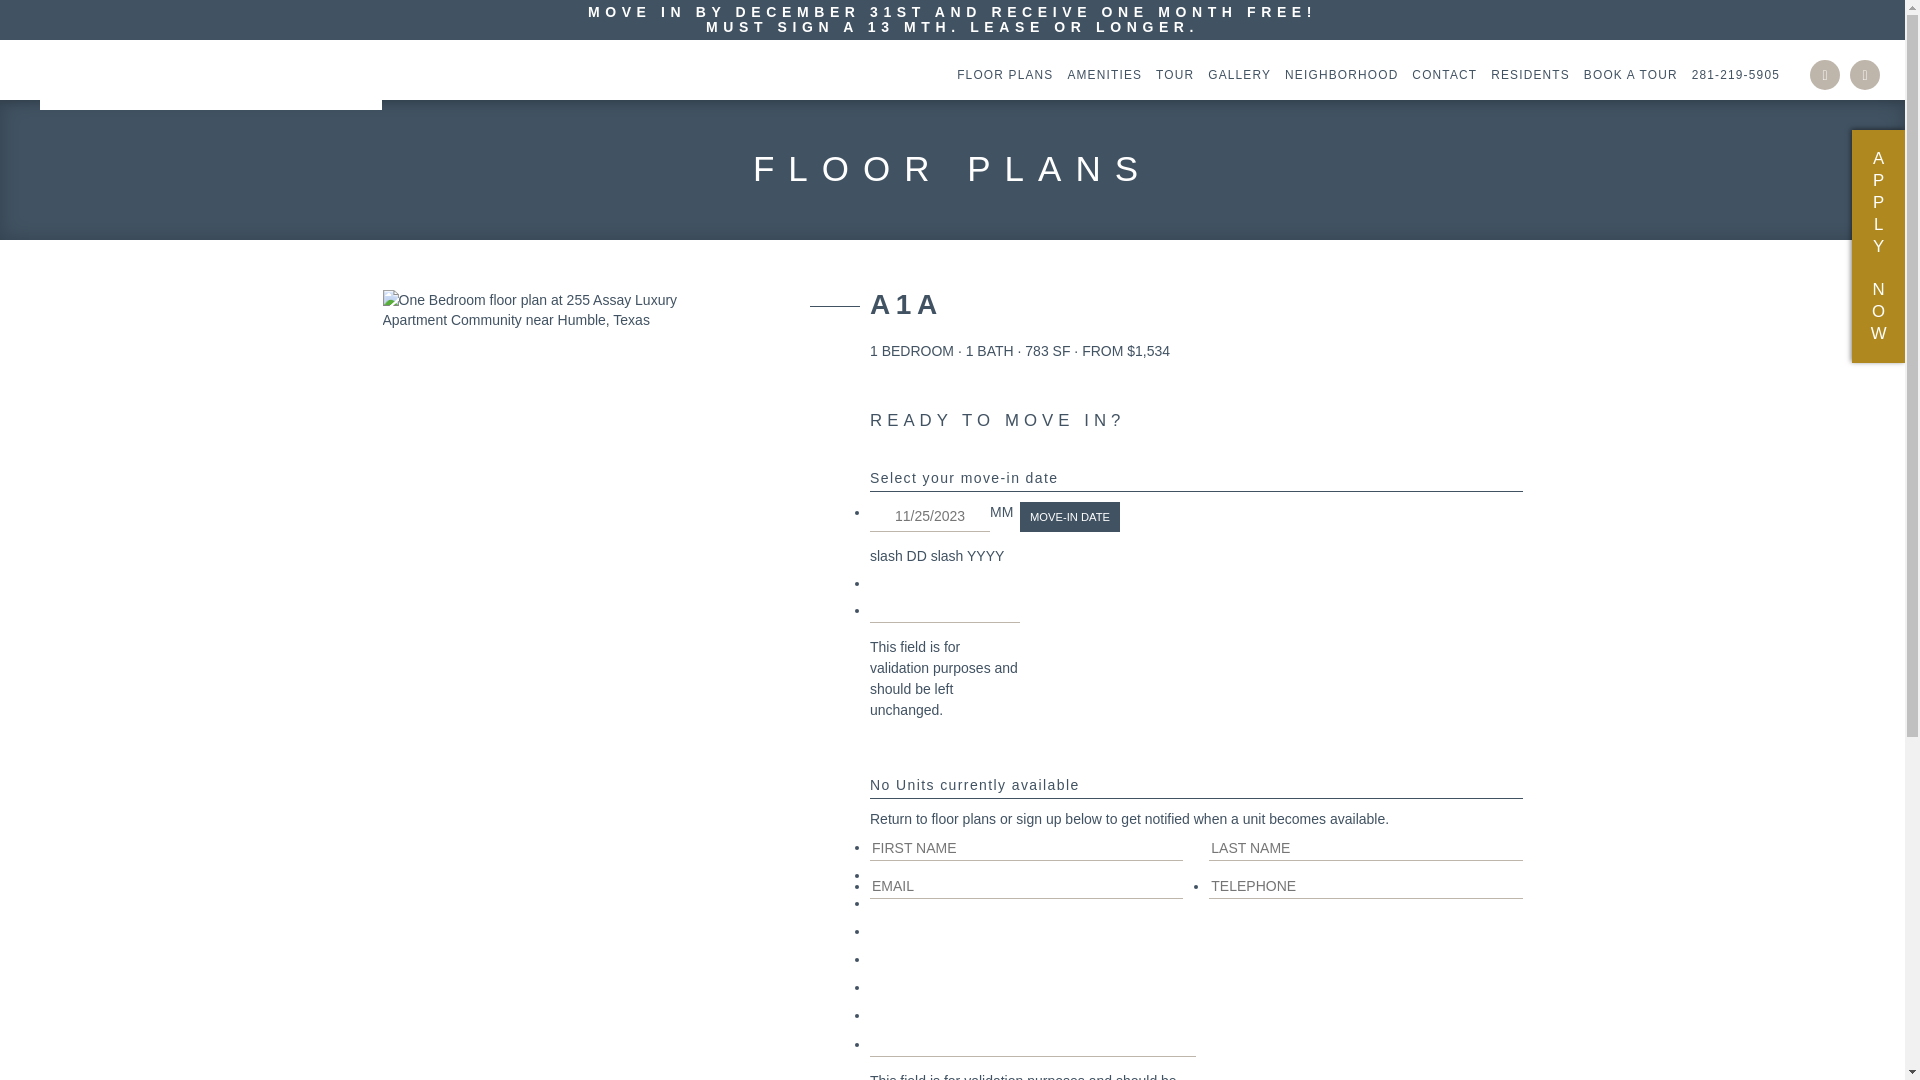 The width and height of the screenshot is (1920, 1080). Describe the element at coordinates (1524, 73) in the screenshot. I see `'RESIDENTS'` at that location.